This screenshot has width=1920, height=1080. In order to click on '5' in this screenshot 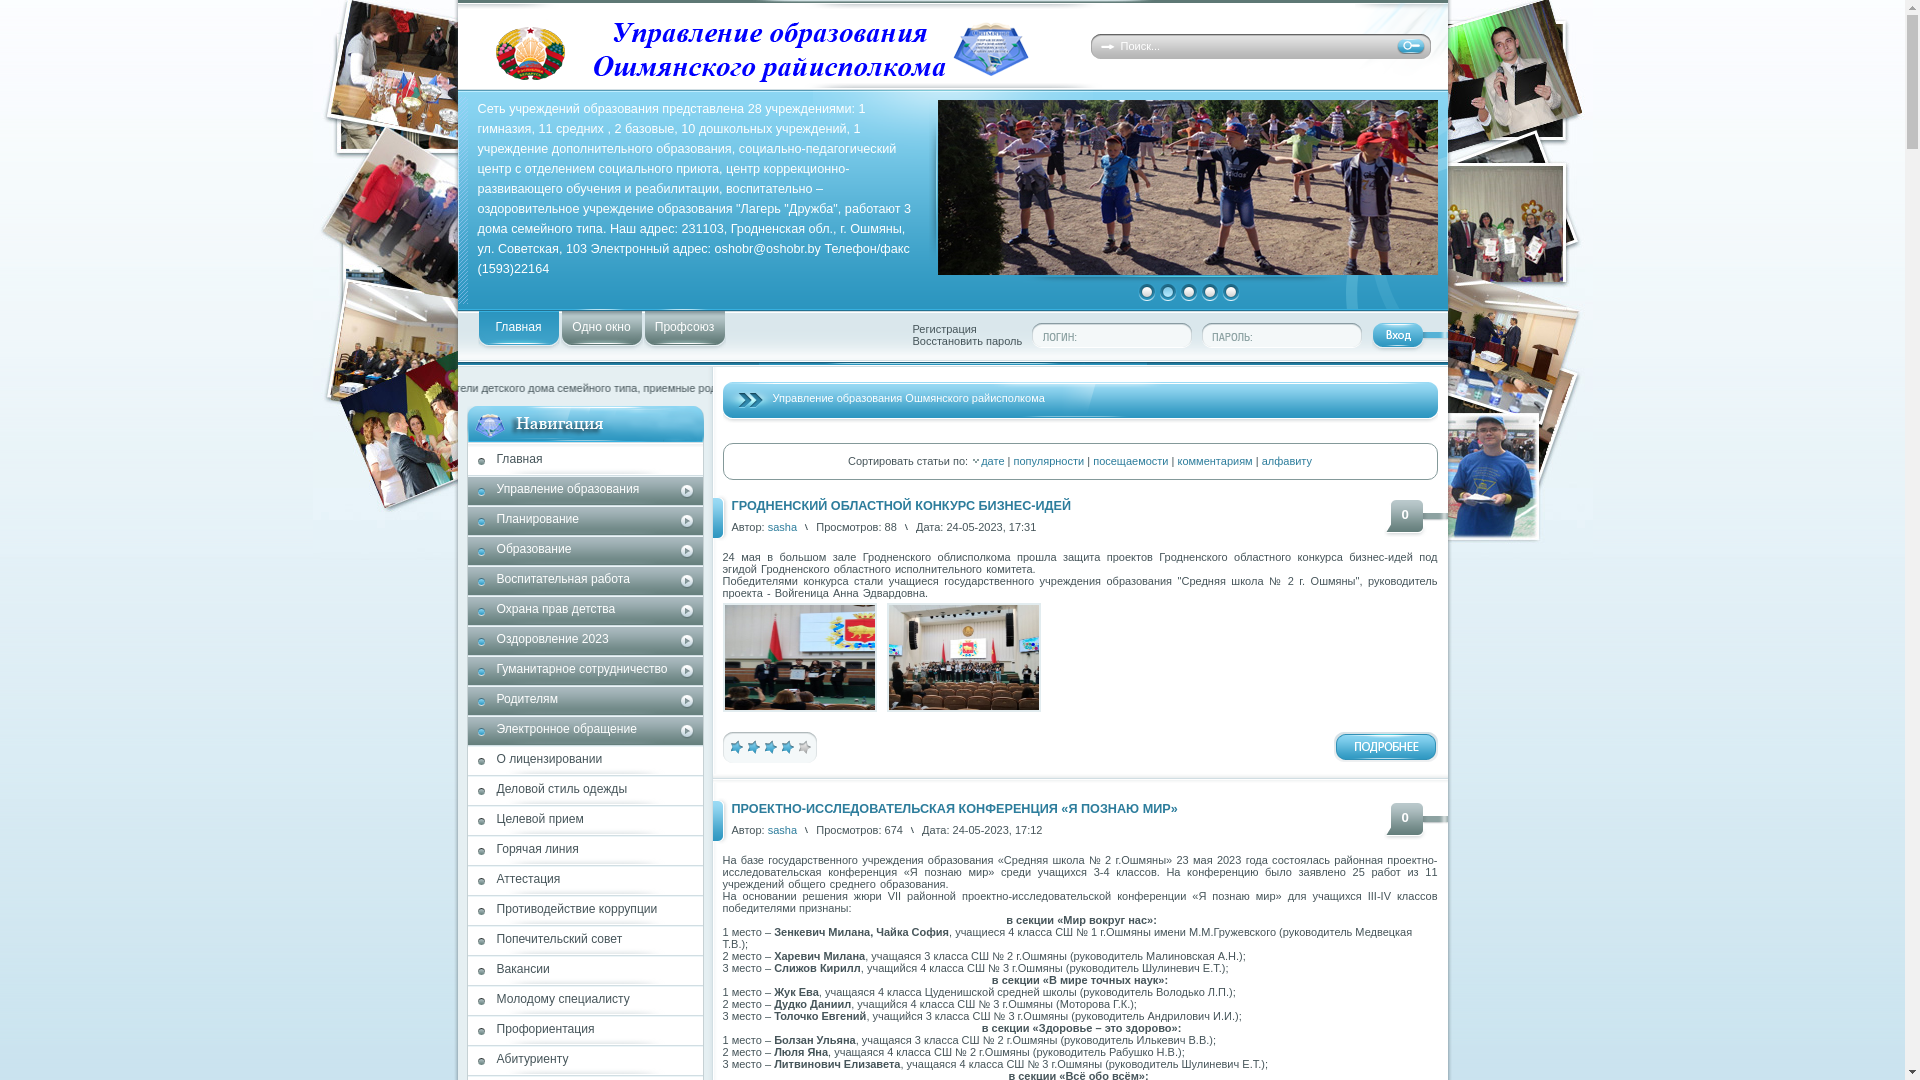, I will do `click(804, 746)`.